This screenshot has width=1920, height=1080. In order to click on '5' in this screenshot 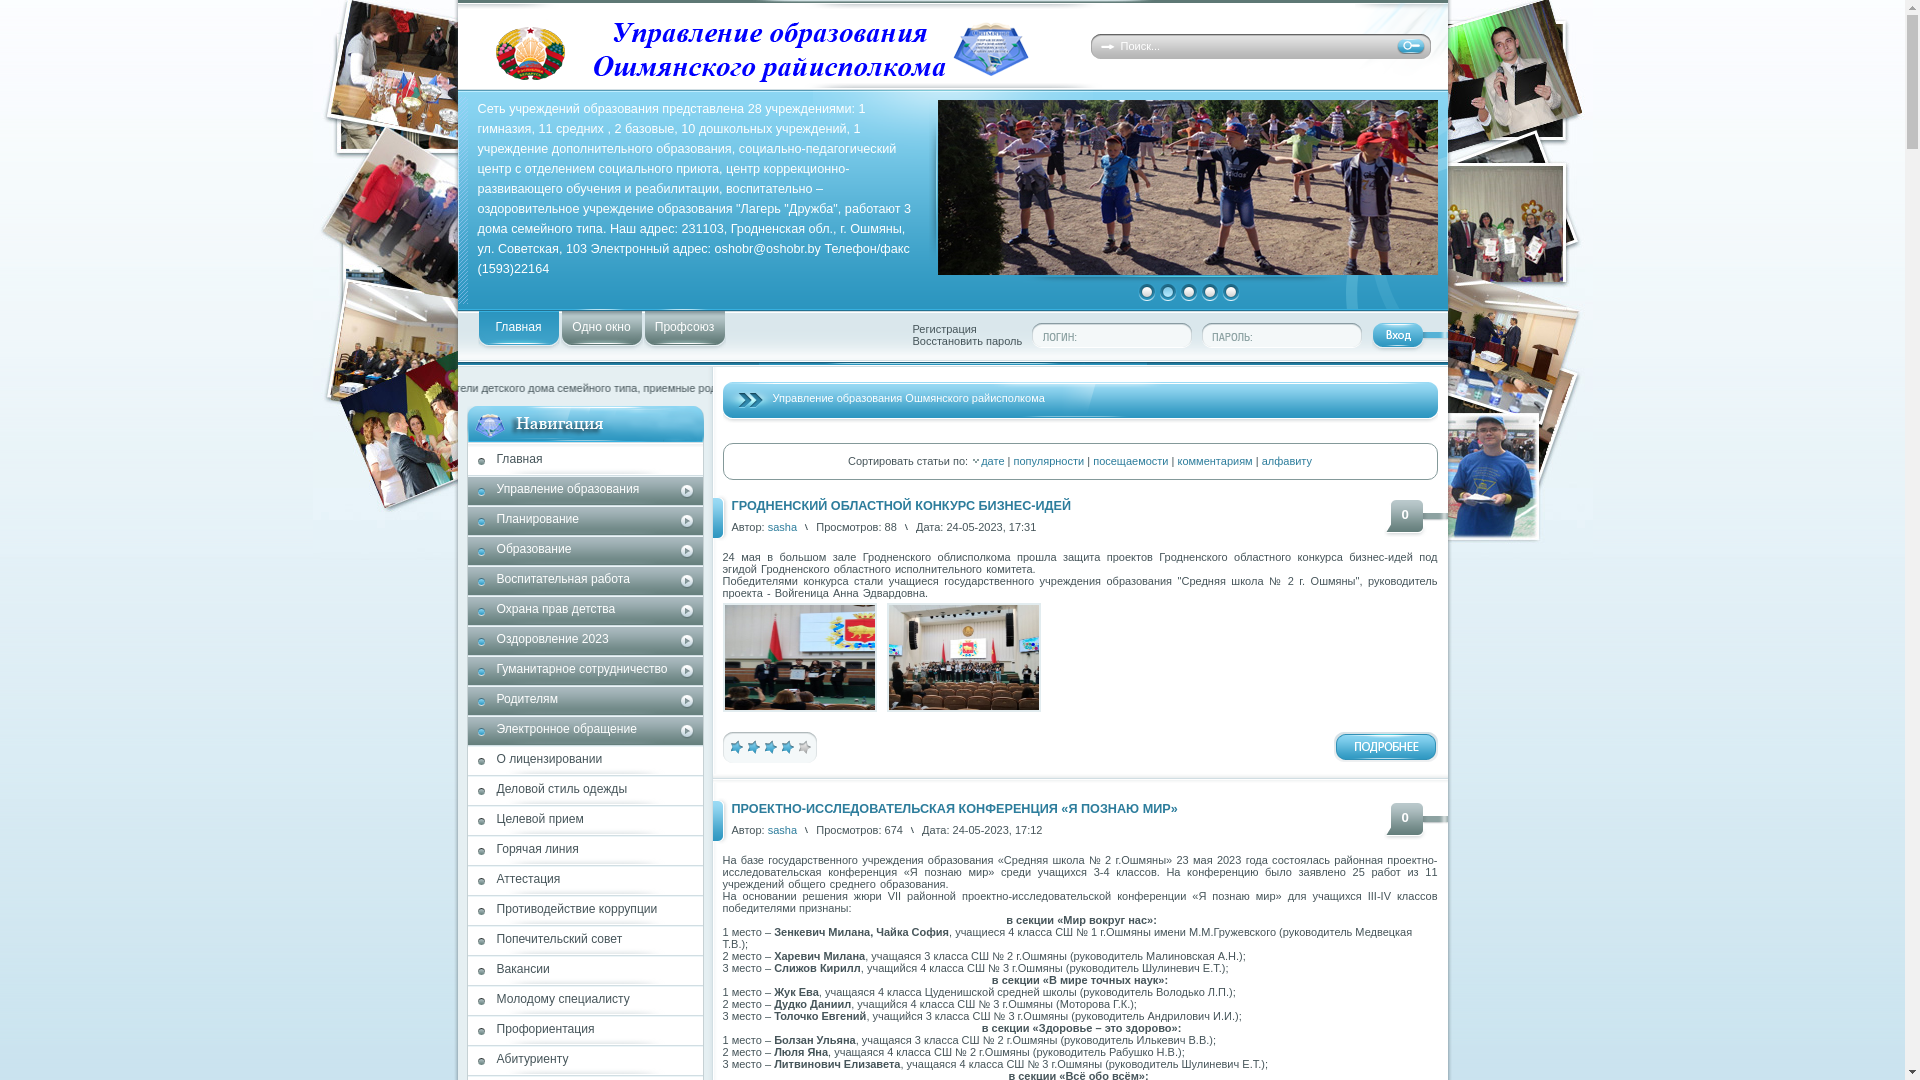, I will do `click(804, 746)`.